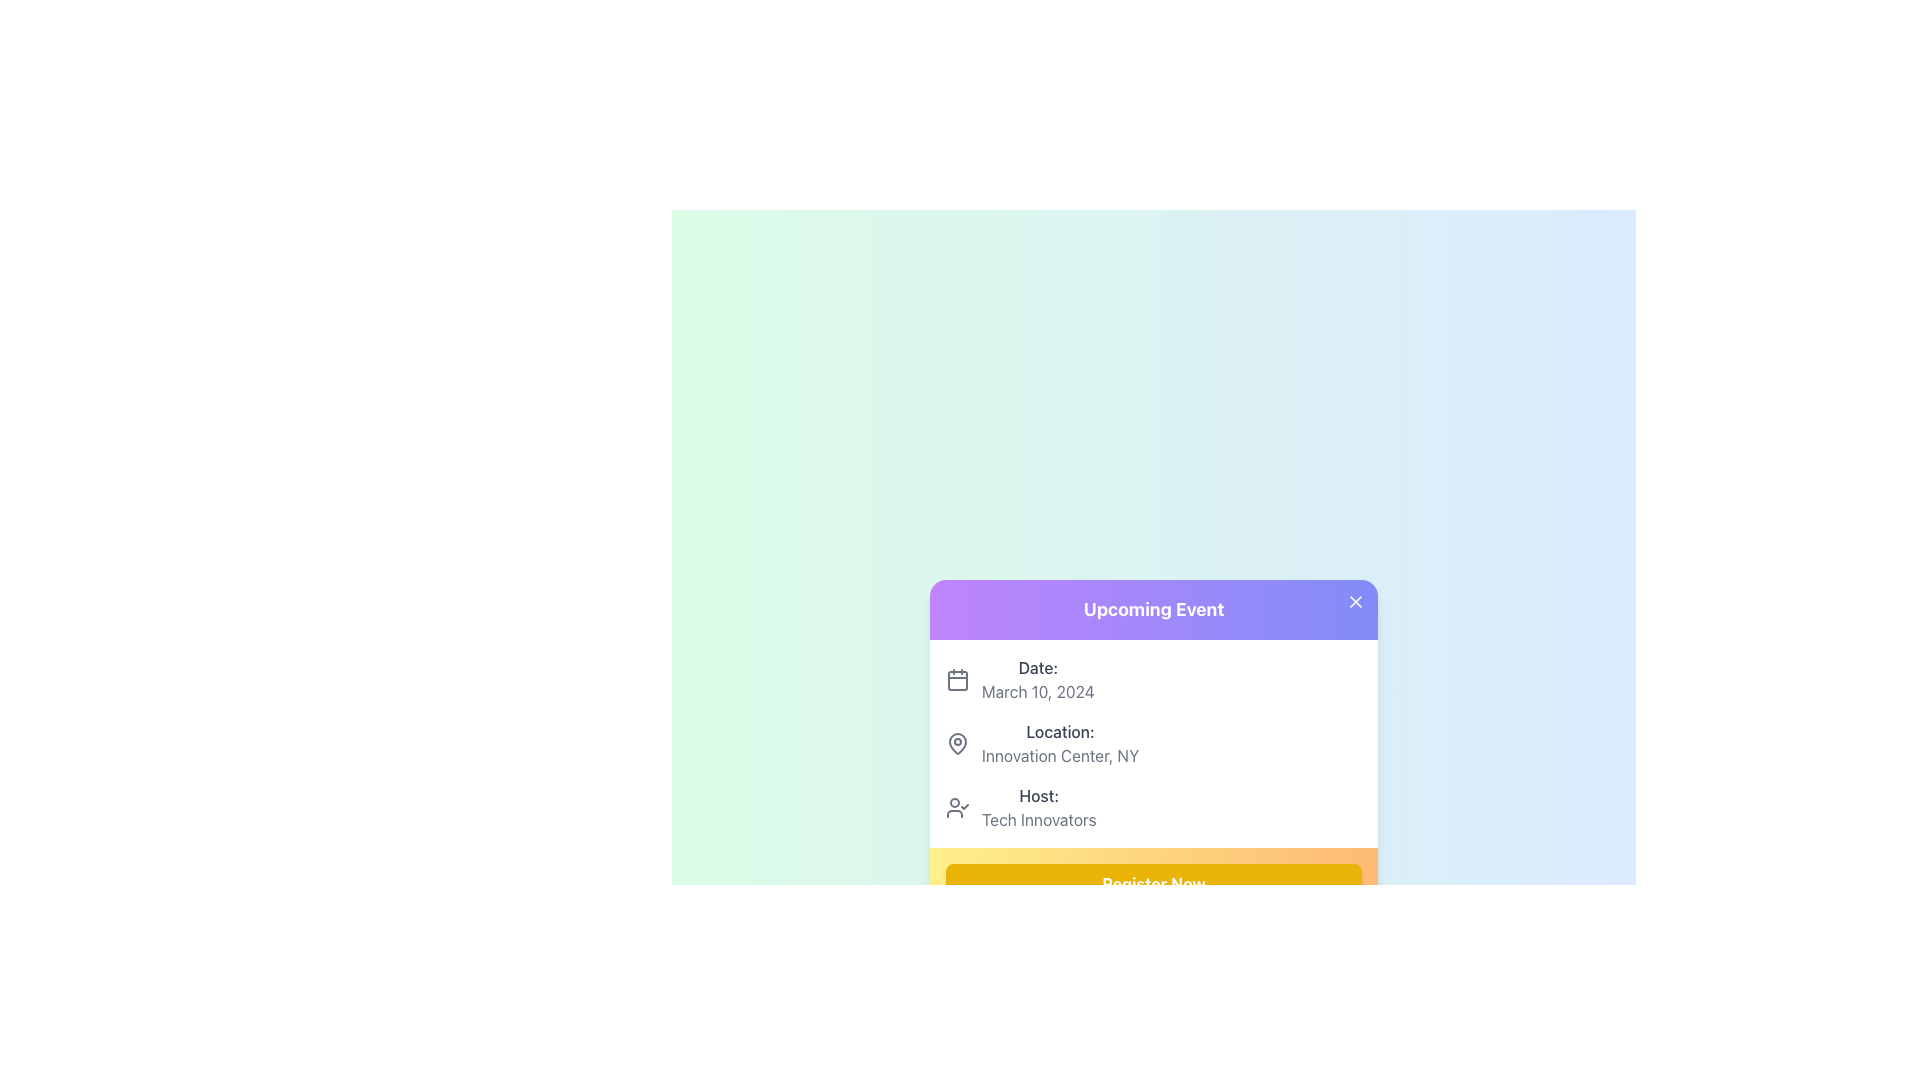  Describe the element at coordinates (1039, 794) in the screenshot. I see `the text label that indicates the host information, labeled 'Tech Innovators', located at the upper part of the event information card` at that location.